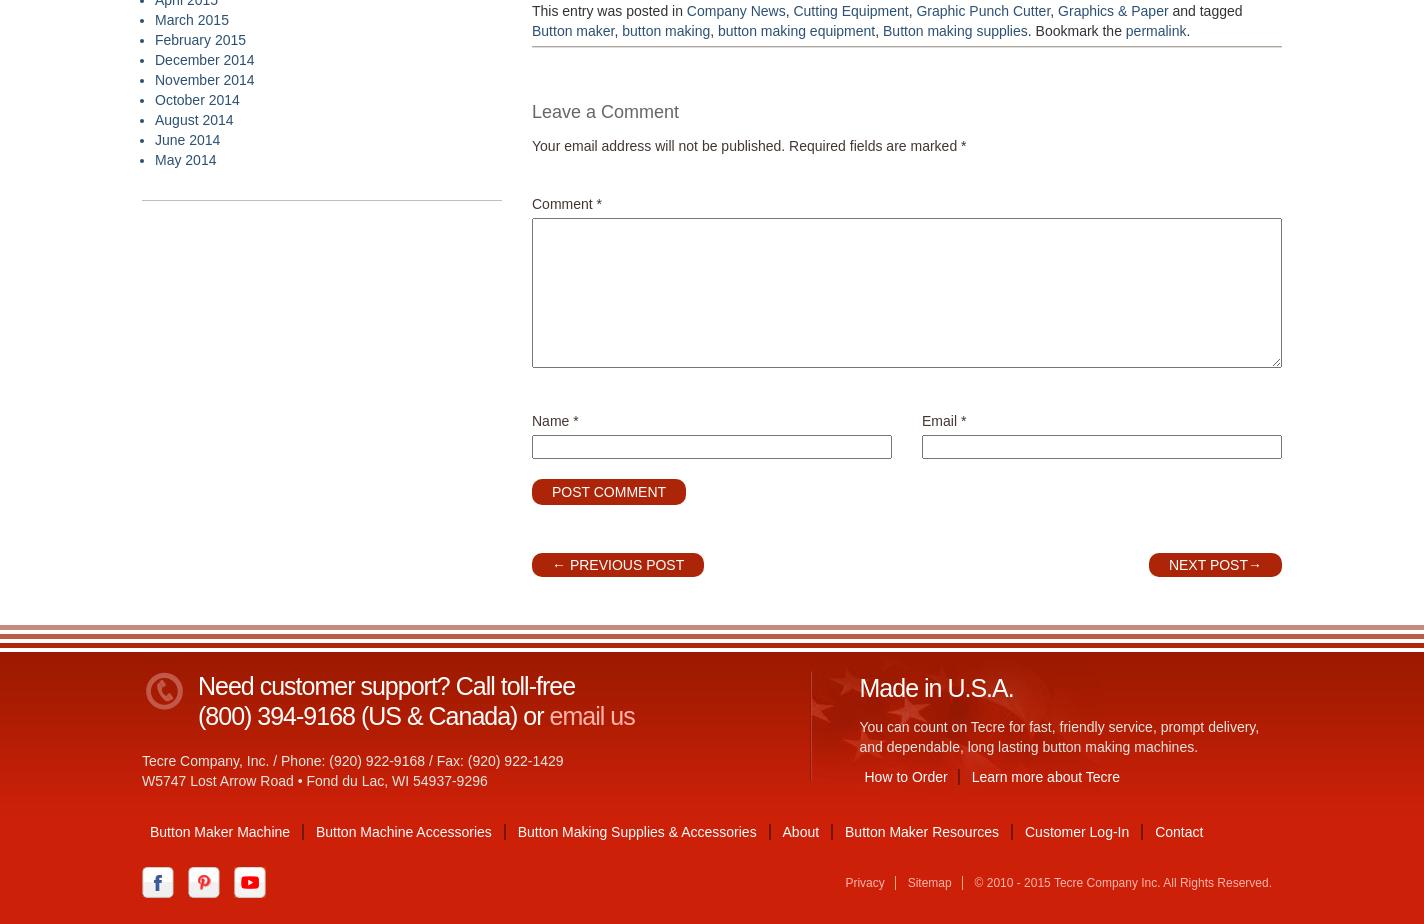 Image resolution: width=1424 pixels, height=924 pixels. I want to click on 'W5747 Lost Arrow Road • Fond du Lac, WI 54937-9296', so click(313, 780).